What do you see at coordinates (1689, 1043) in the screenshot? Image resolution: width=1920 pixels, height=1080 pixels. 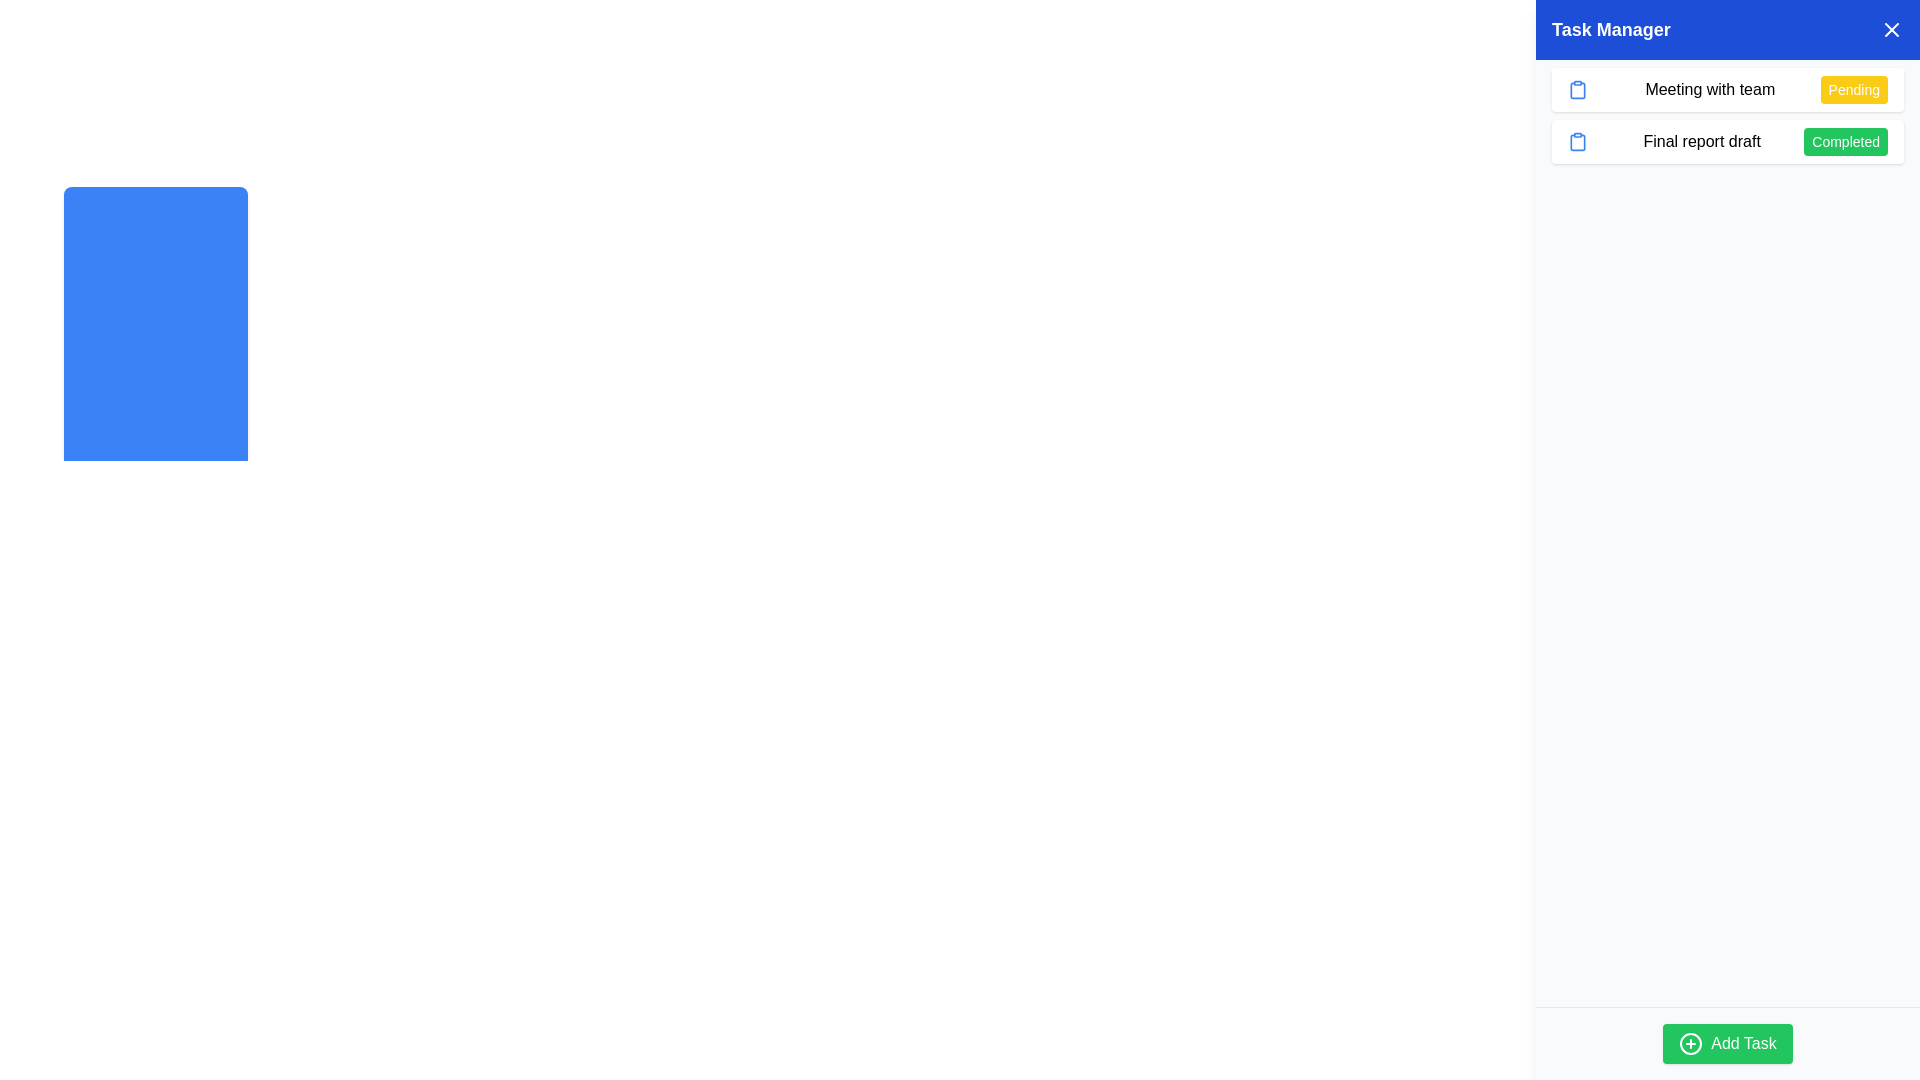 I see `the '+' icon's circular part within the 'Add Task' button located at the bottom-right corner of the interface` at bounding box center [1689, 1043].